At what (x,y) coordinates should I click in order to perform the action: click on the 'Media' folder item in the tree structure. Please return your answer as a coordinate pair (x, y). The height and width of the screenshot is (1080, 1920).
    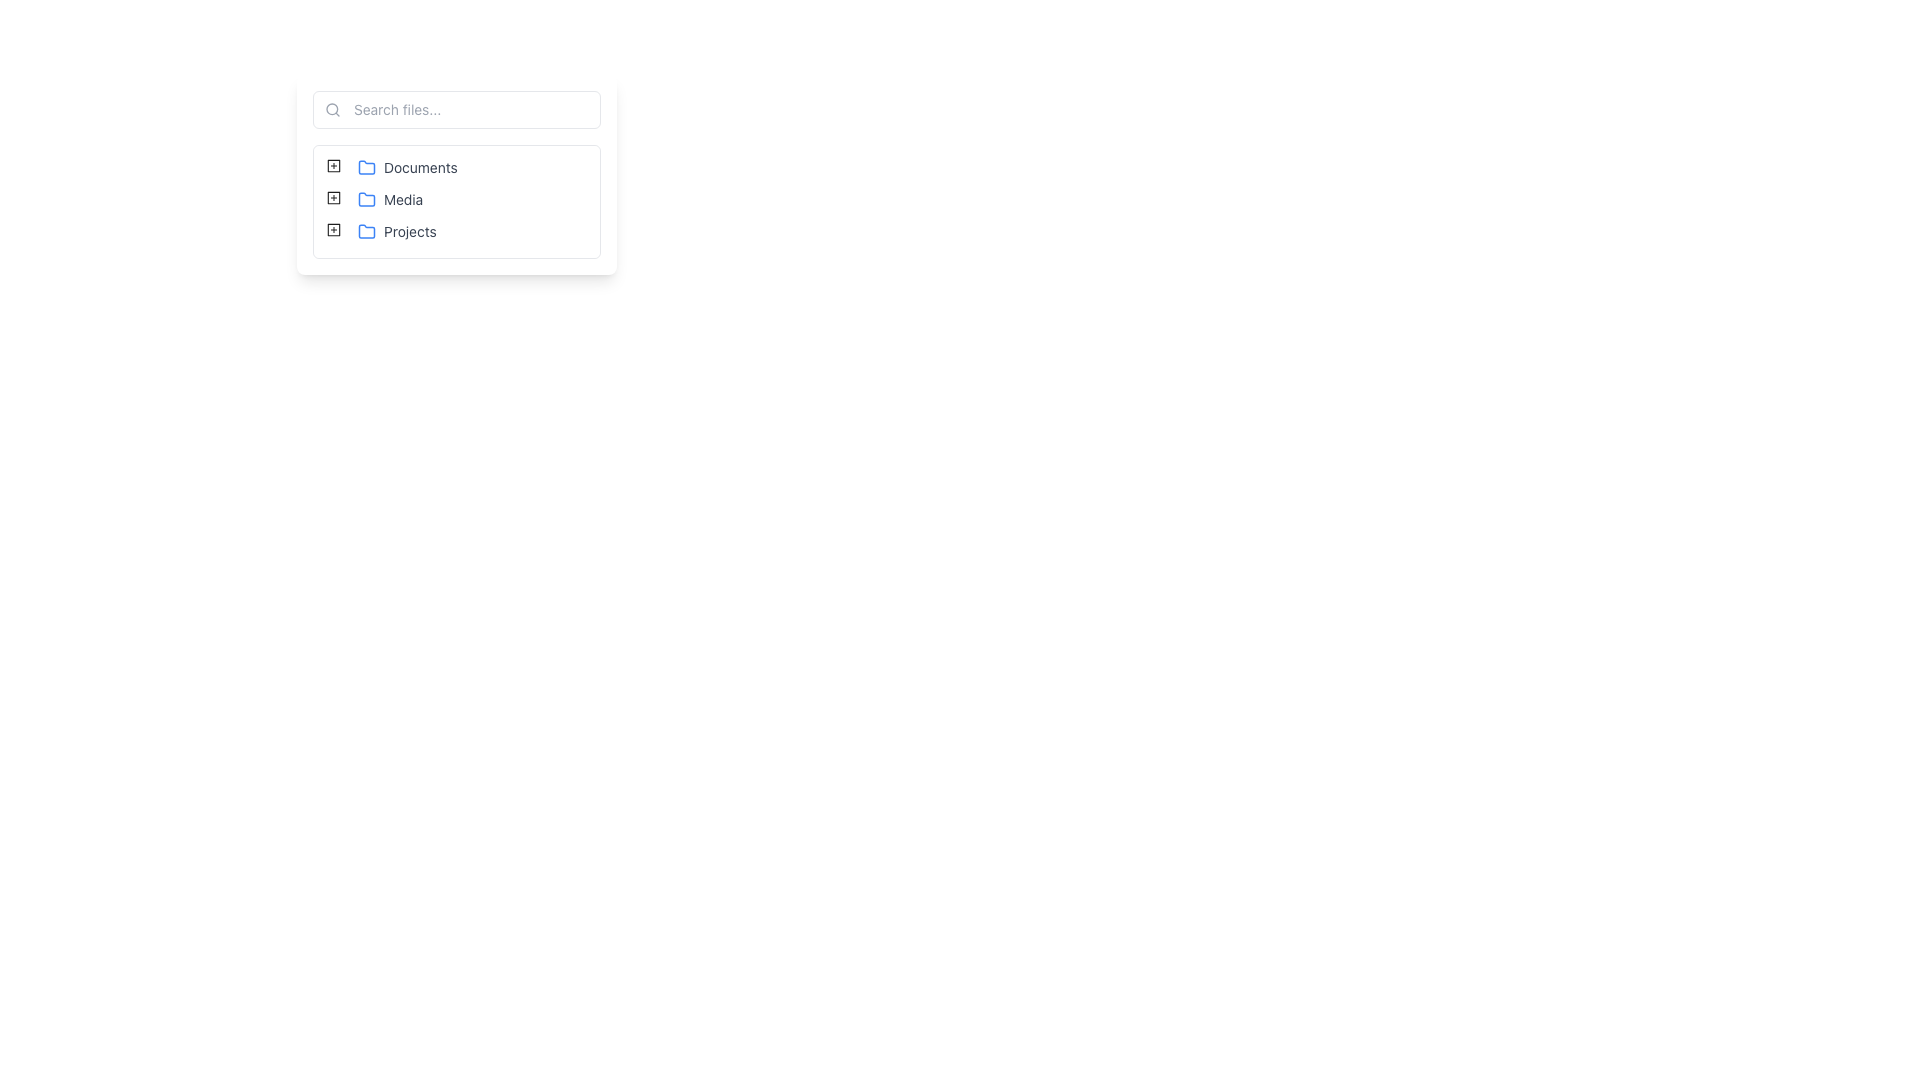
    Looking at the image, I should click on (455, 201).